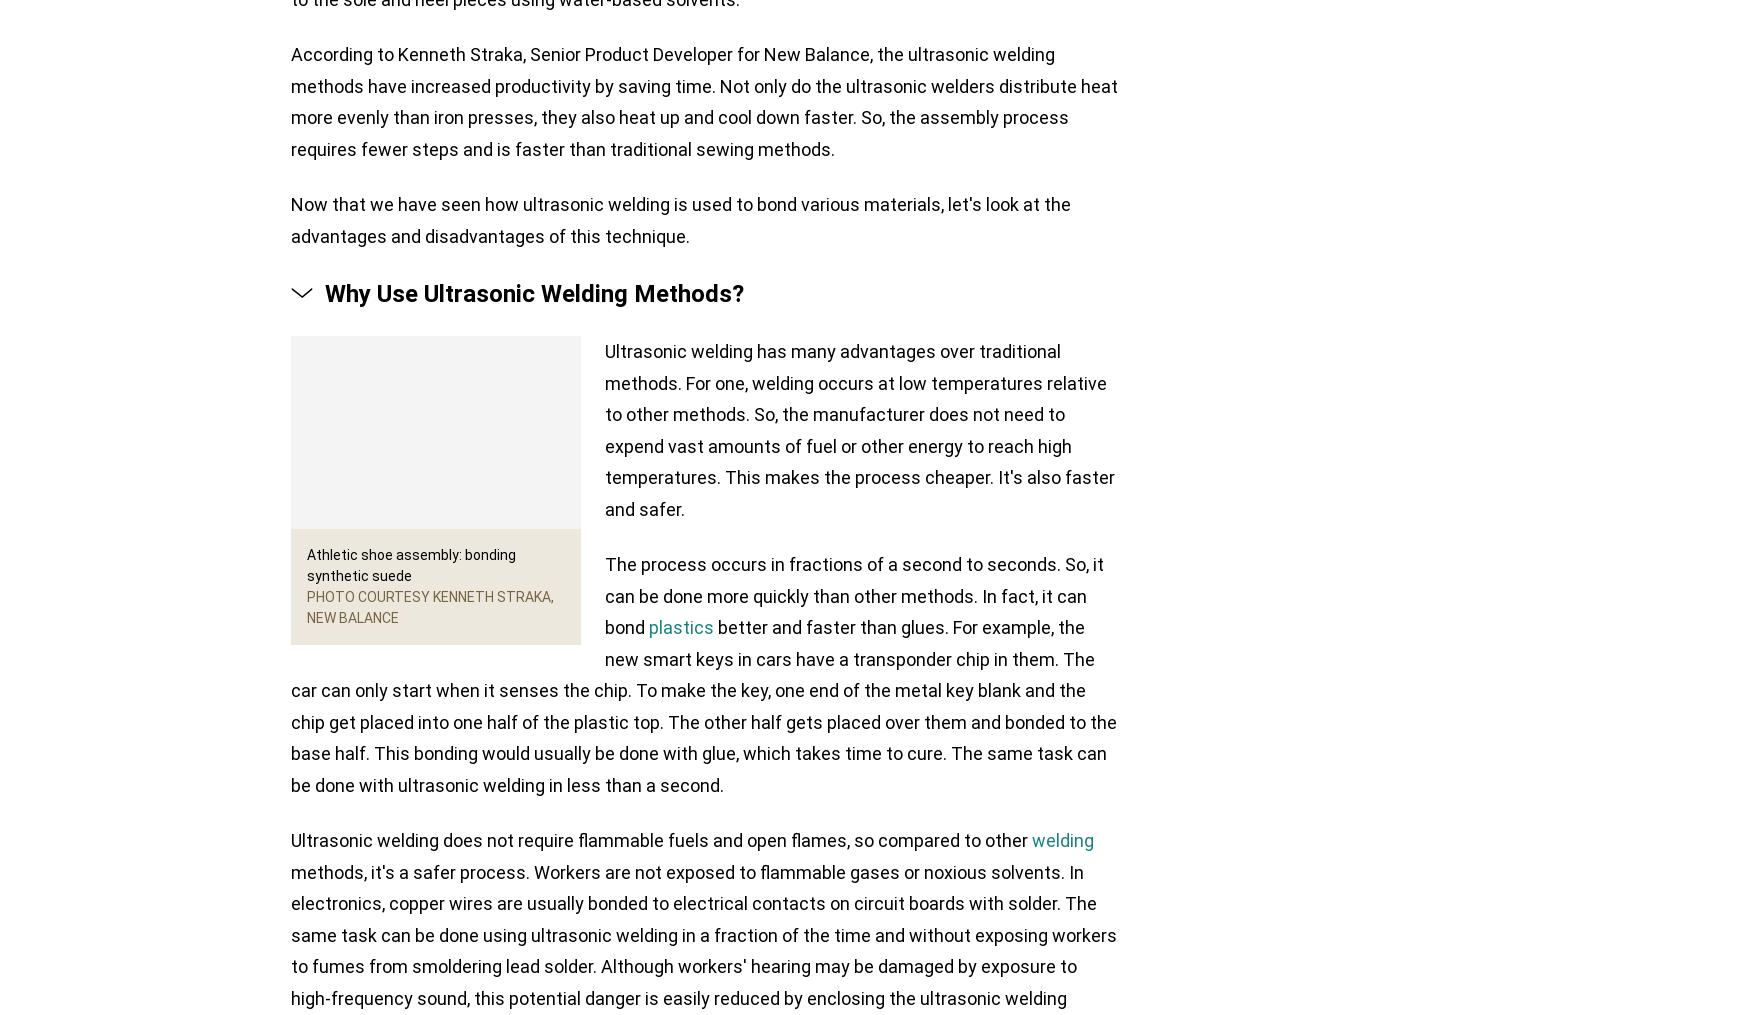 The image size is (1750, 1015). I want to click on 'According to Kenneth Straka, Senior Product Developer for New Balance, the ultrasonic welding methods have increased productivity by saving time. Not only do the ultrasonic welders distribute heat more evenly than iron presses, they also heat up and cool down faster. So, the assembly process requires fewer steps and is faster than traditional sewing methods.', so click(704, 101).